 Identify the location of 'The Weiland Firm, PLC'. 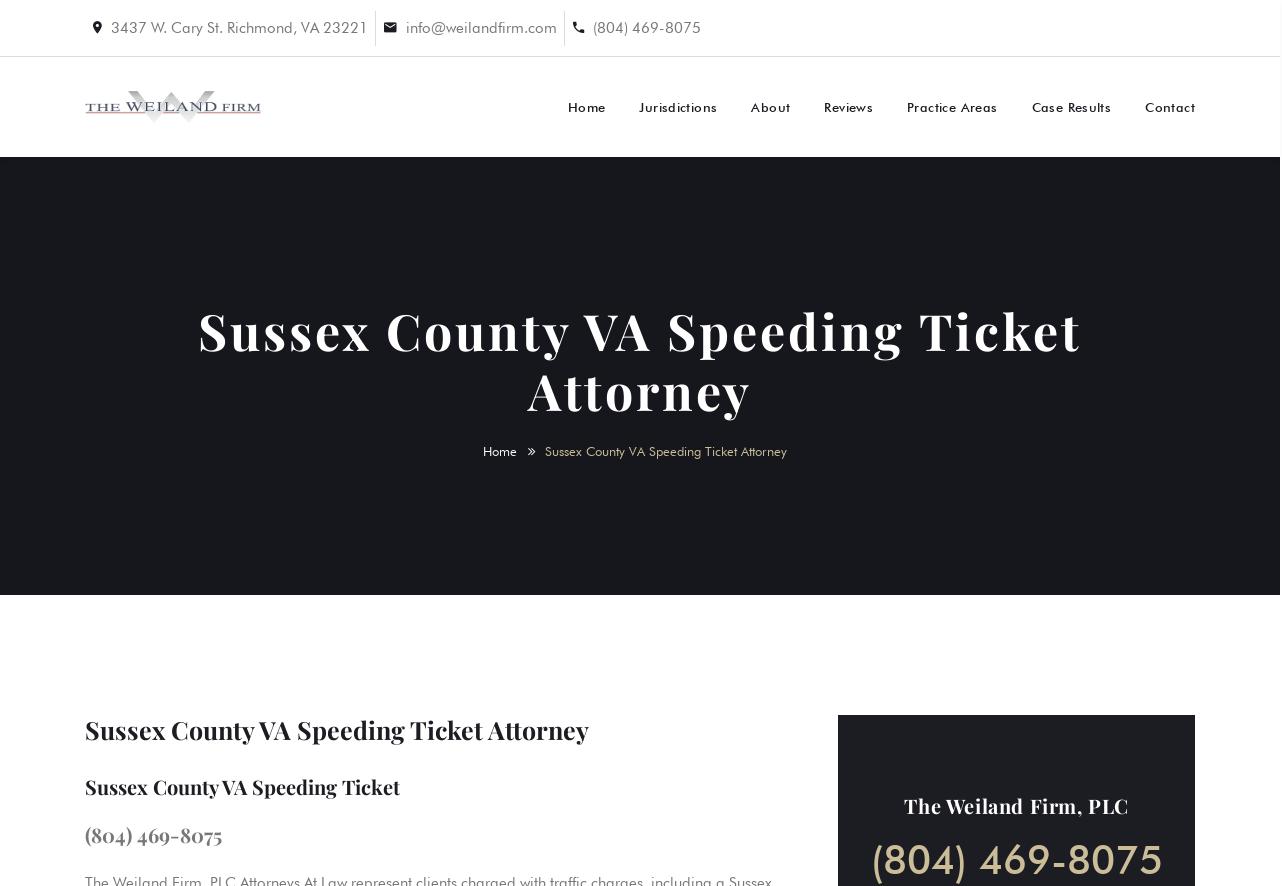
(1014, 805).